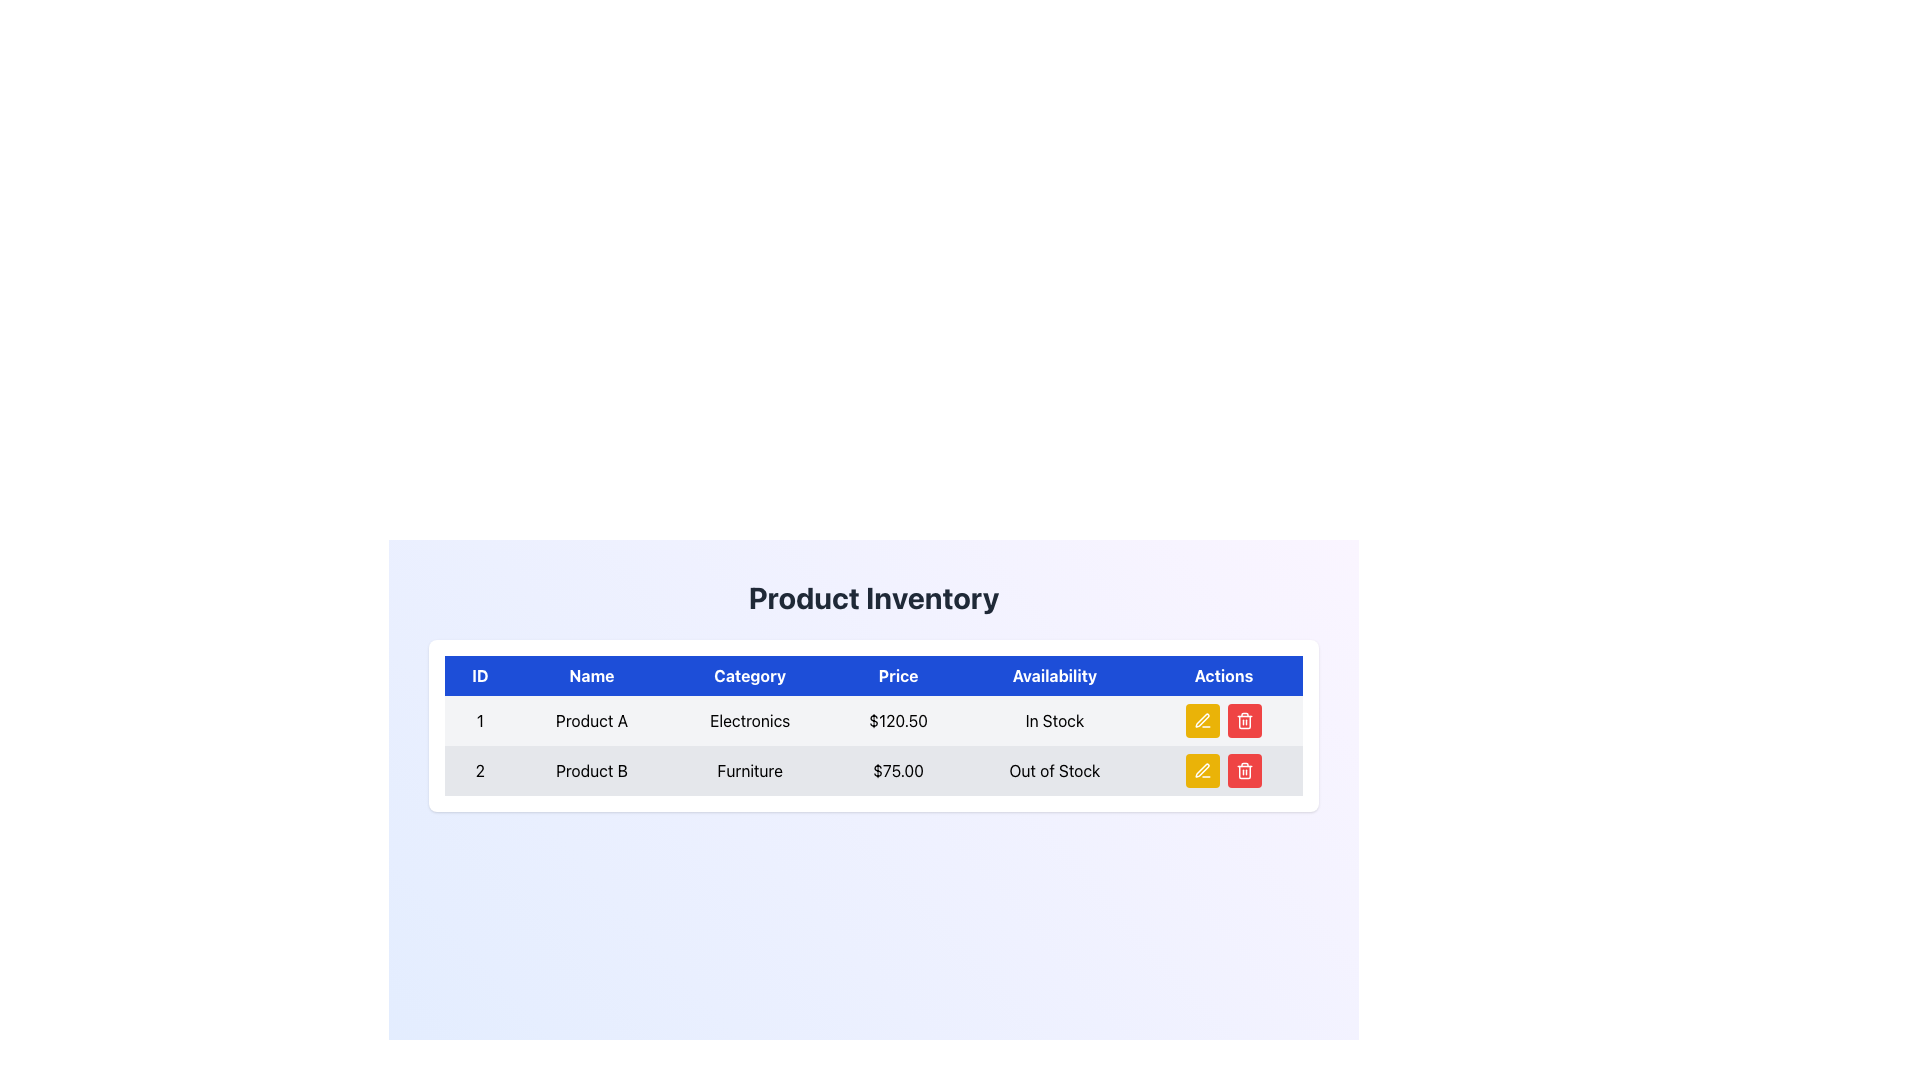 The width and height of the screenshot is (1920, 1080). What do you see at coordinates (873, 675) in the screenshot?
I see `the Table Header Cell indicating the 'Price' column in the upper section of the table, which is the fourth column from the left` at bounding box center [873, 675].